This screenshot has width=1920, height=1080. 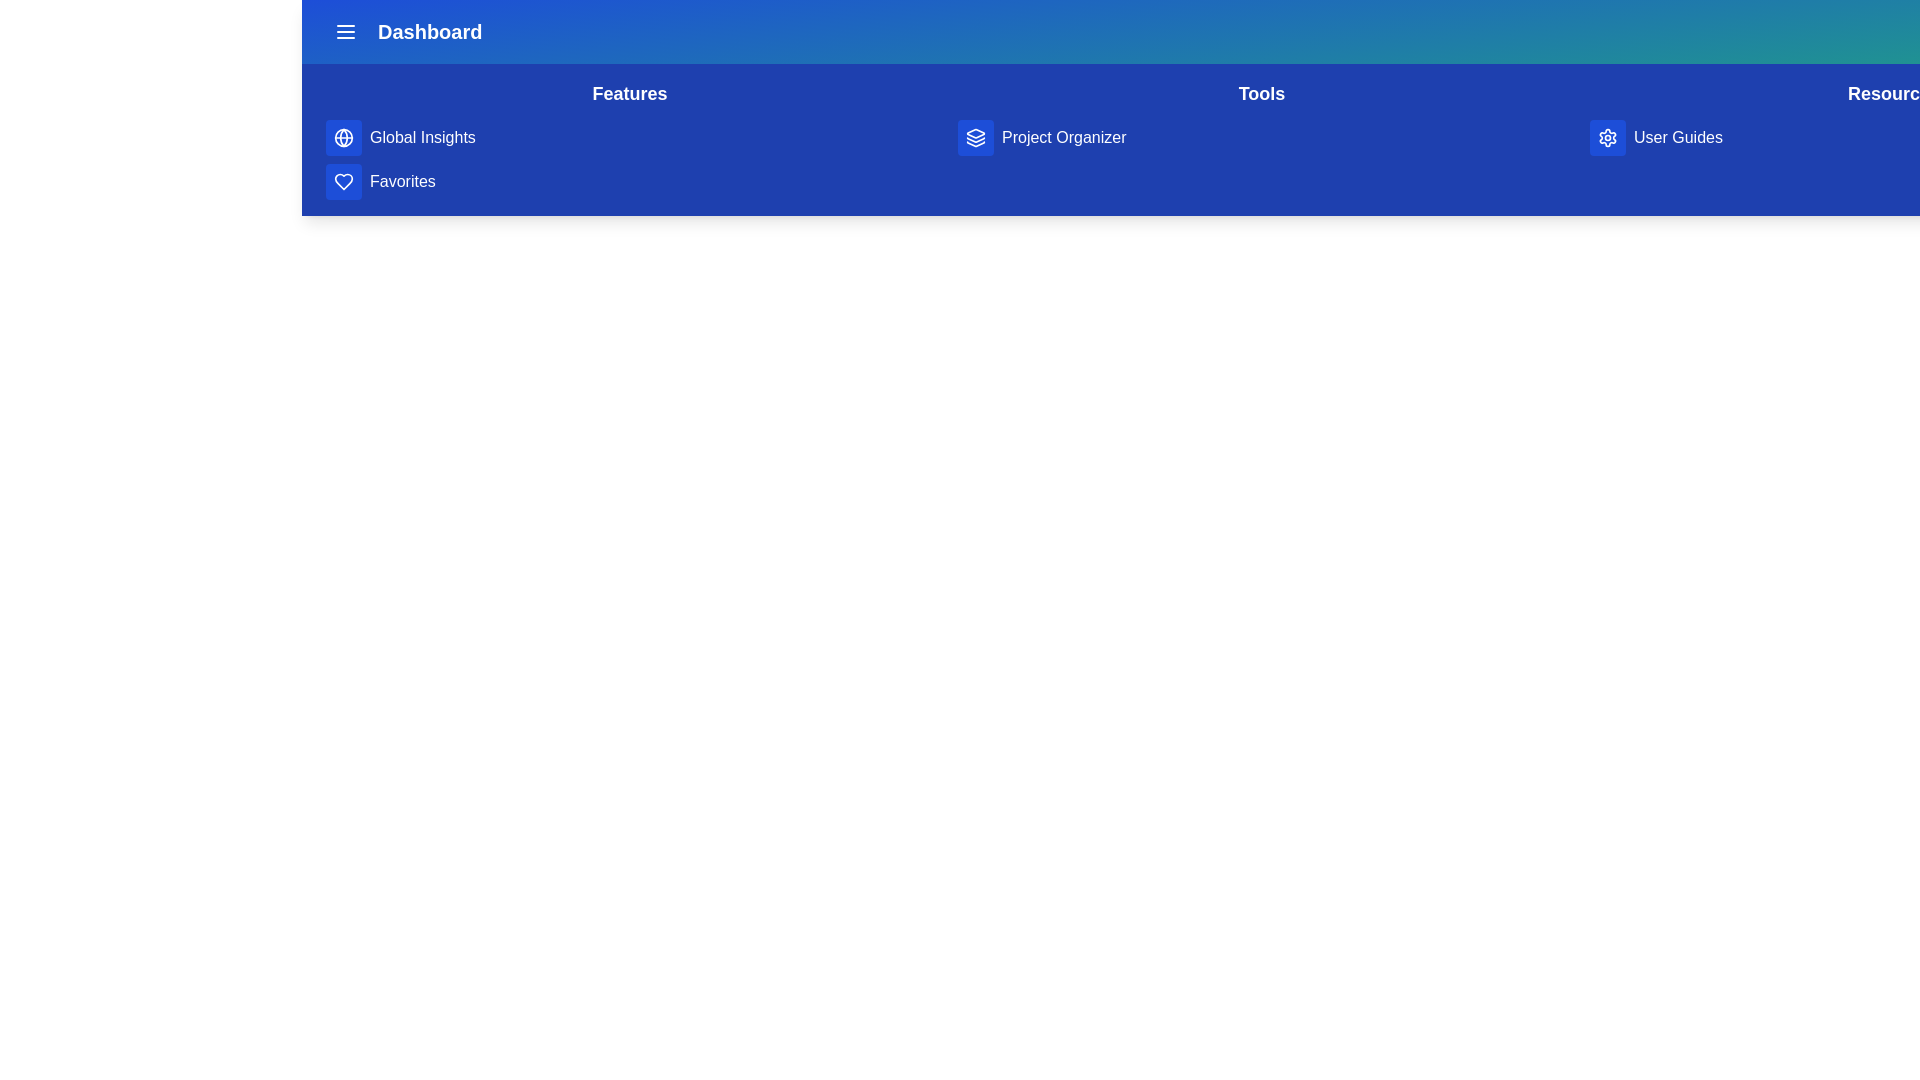 I want to click on the 'Favorites' icon located in the left vertical navigation bar, below 'Global Insights', so click(x=344, y=181).